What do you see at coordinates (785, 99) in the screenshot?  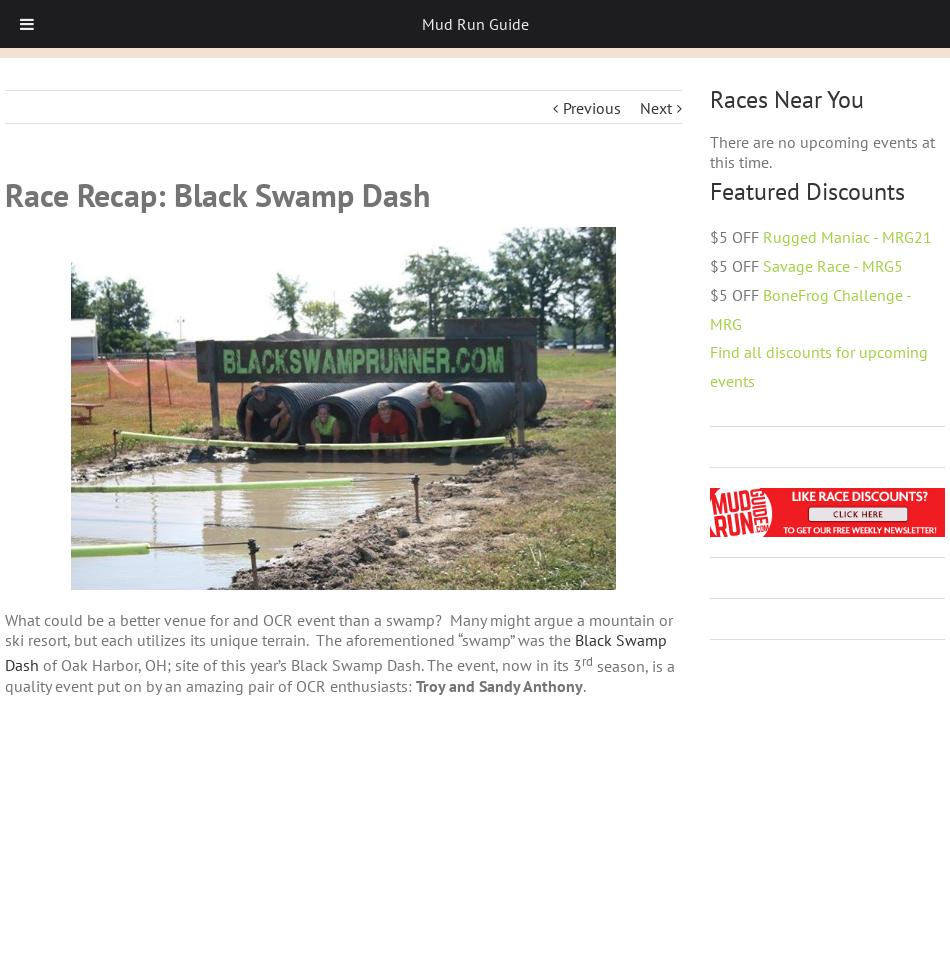 I see `'Races Near You'` at bounding box center [785, 99].